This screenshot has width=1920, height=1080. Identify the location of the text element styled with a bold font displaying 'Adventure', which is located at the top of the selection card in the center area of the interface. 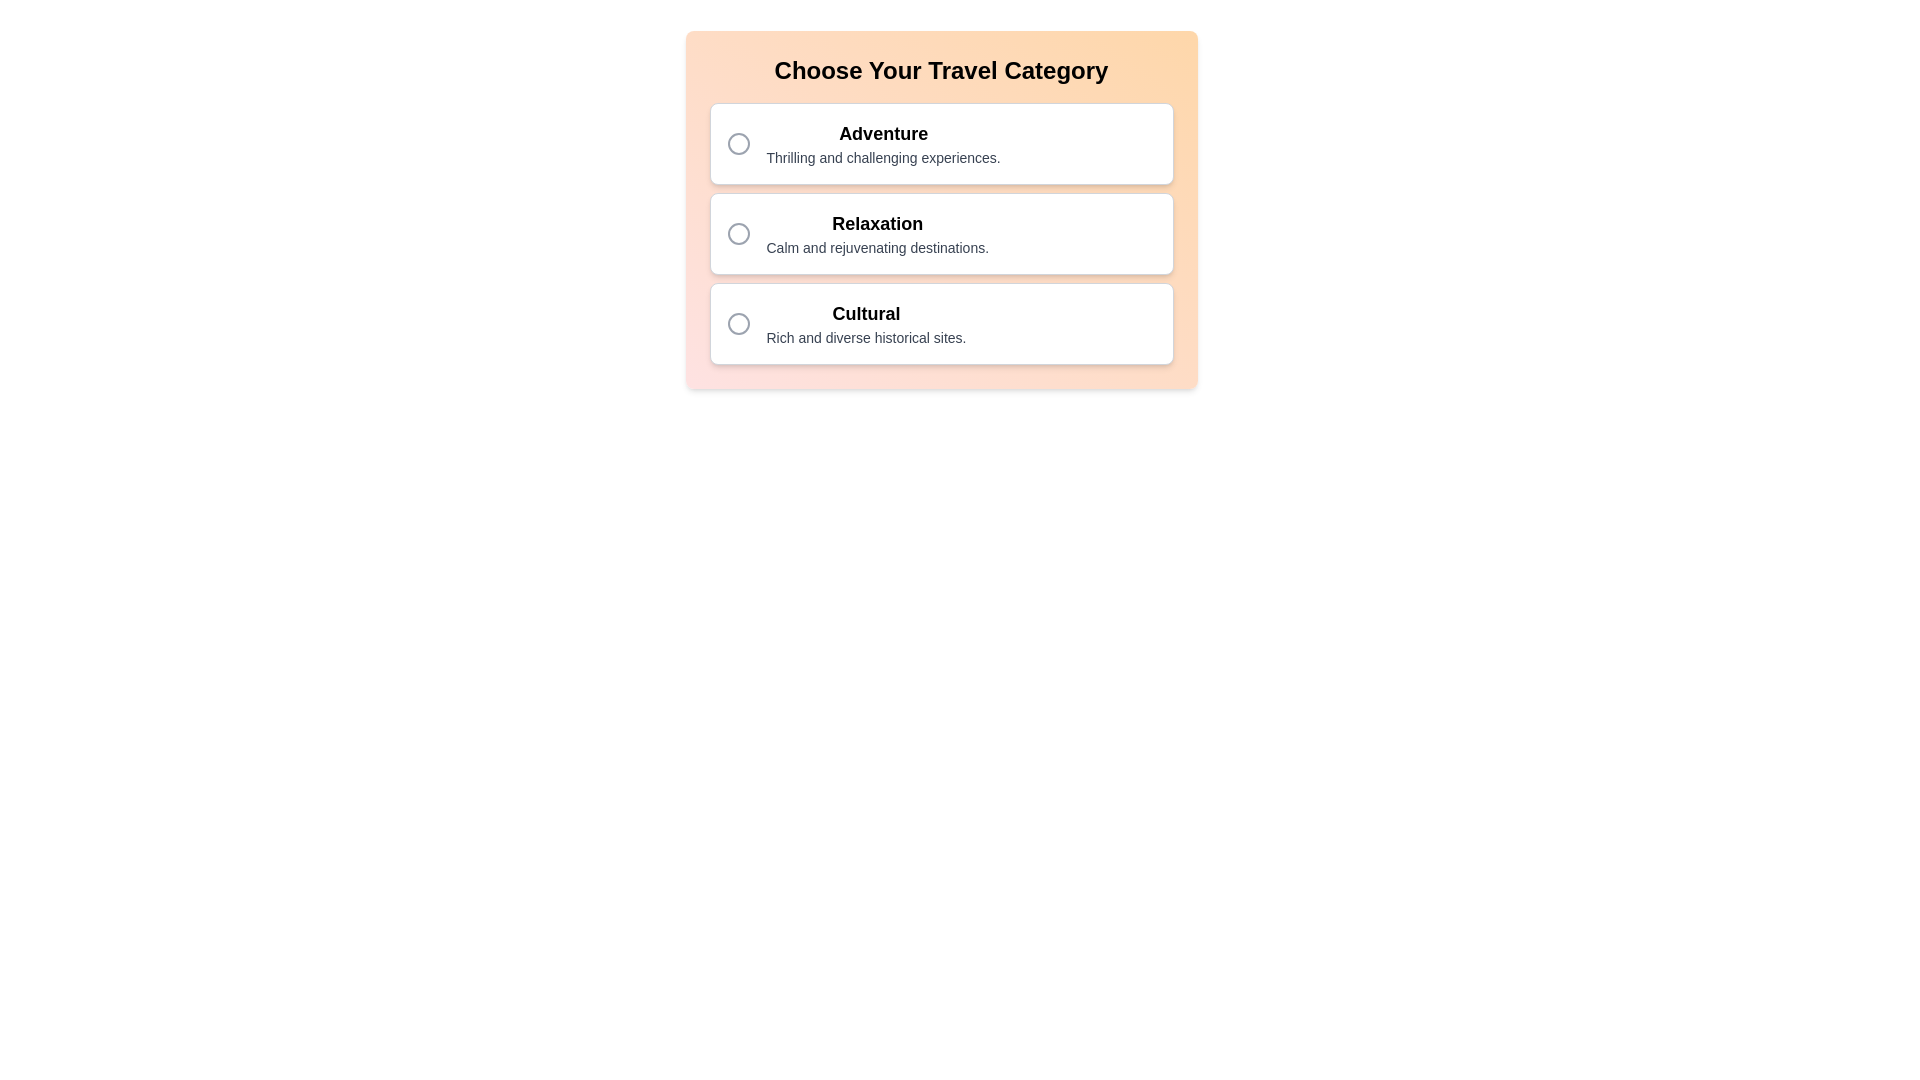
(882, 134).